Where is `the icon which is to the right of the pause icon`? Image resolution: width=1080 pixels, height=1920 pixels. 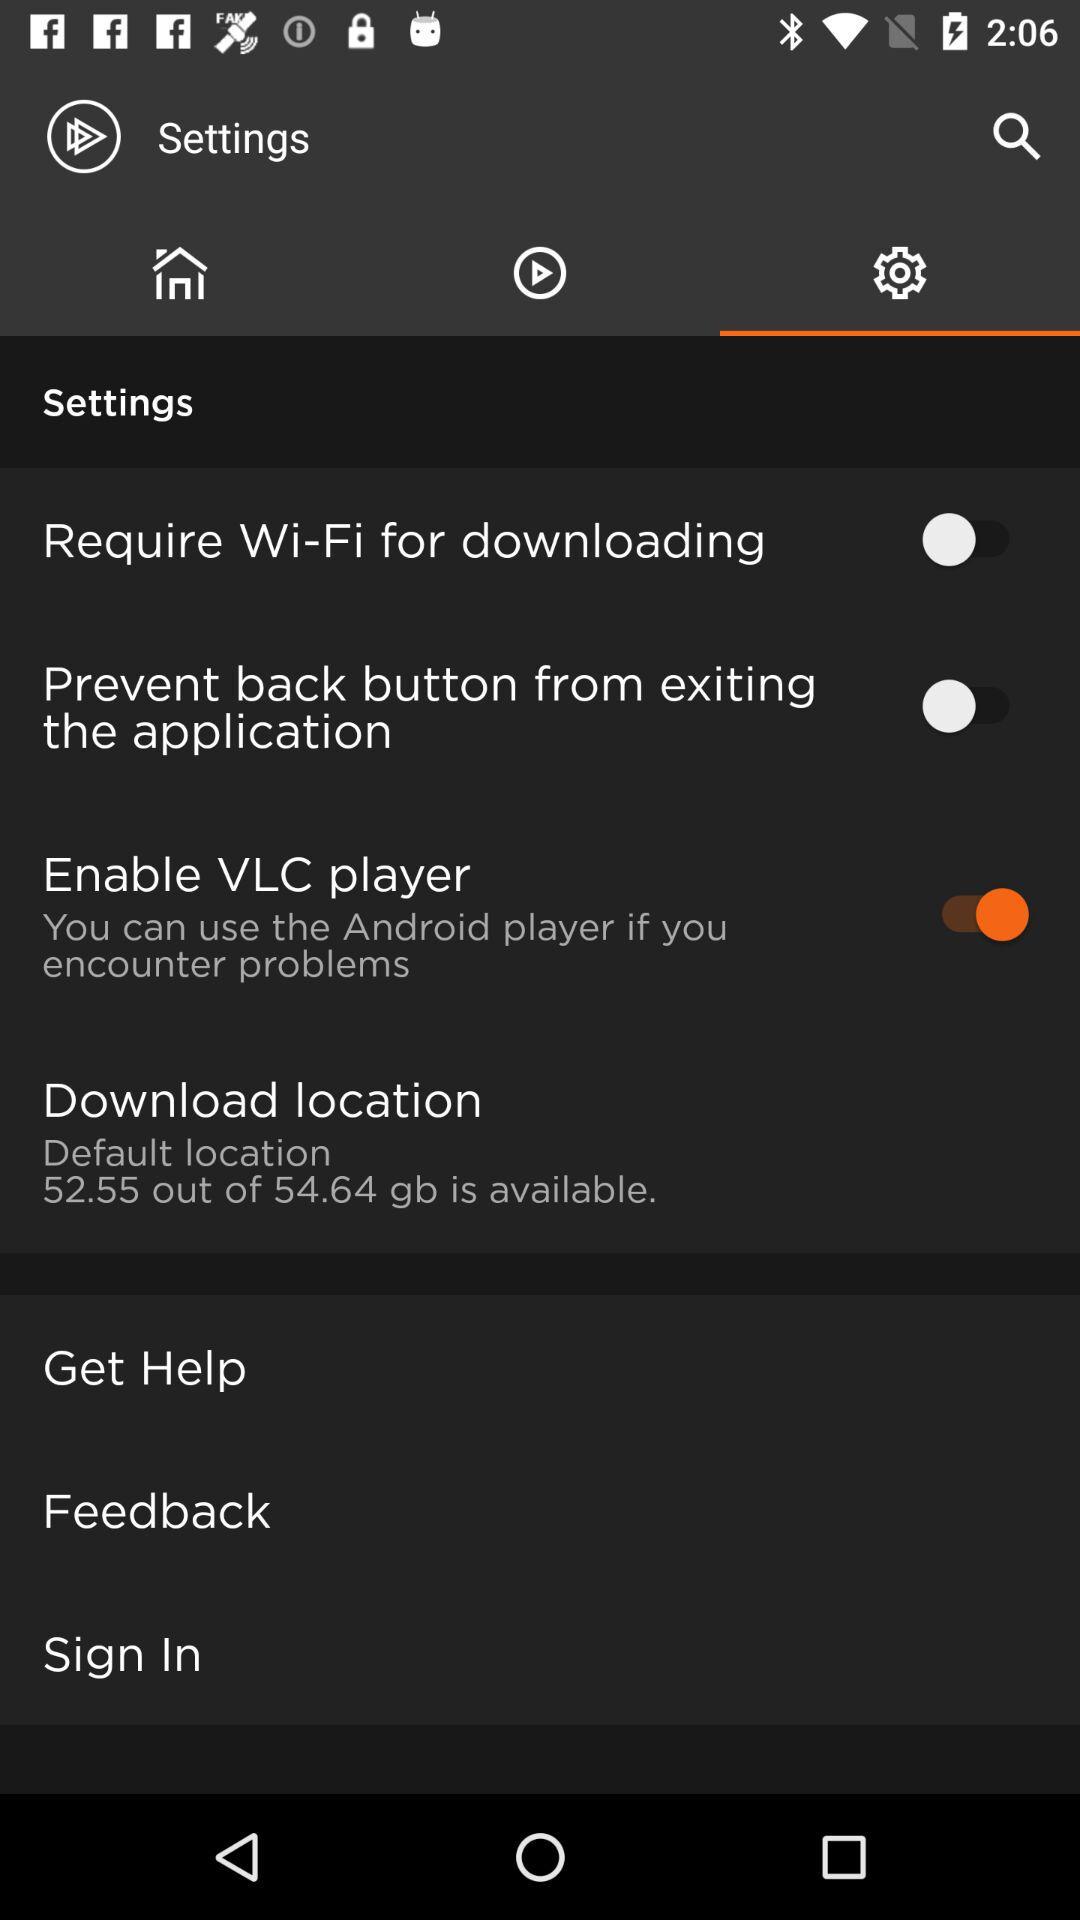
the icon which is to the right of the pause icon is located at coordinates (900, 272).